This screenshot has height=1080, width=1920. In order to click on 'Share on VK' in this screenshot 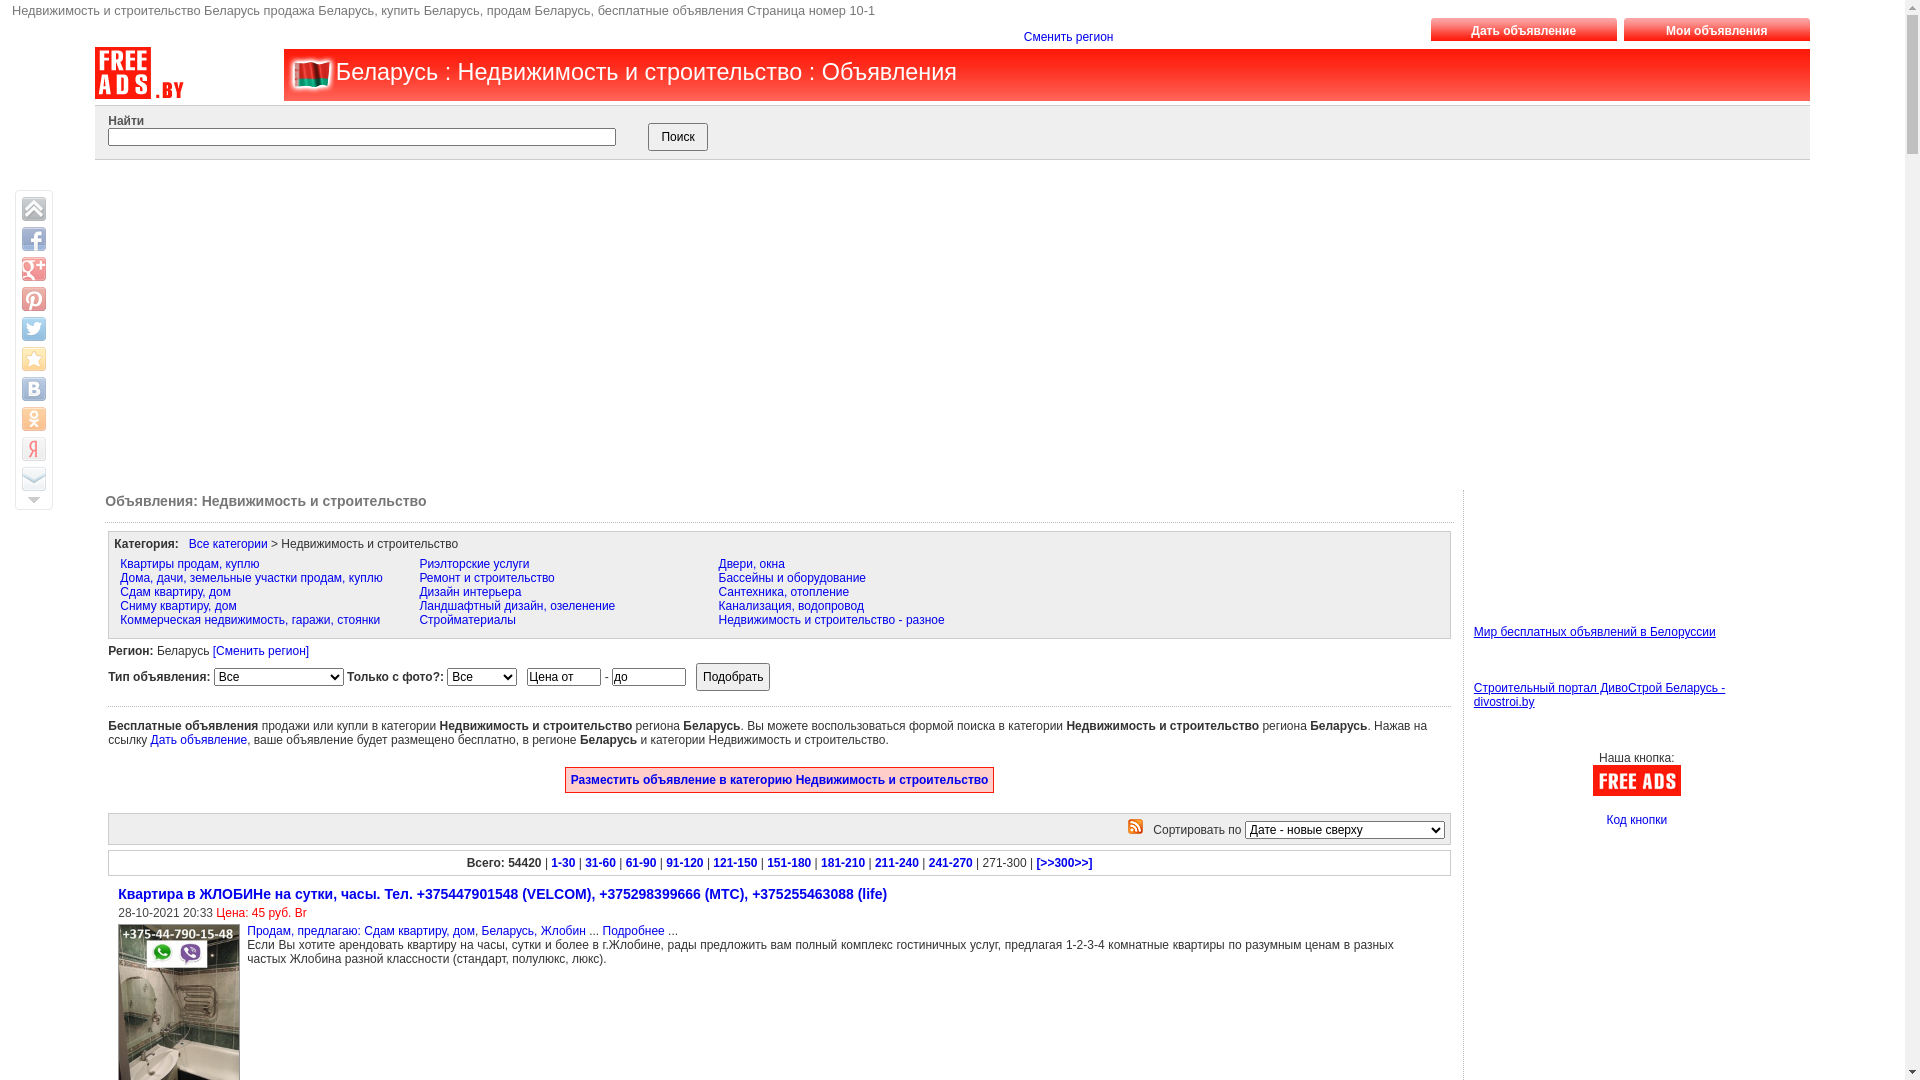, I will do `click(22, 389)`.